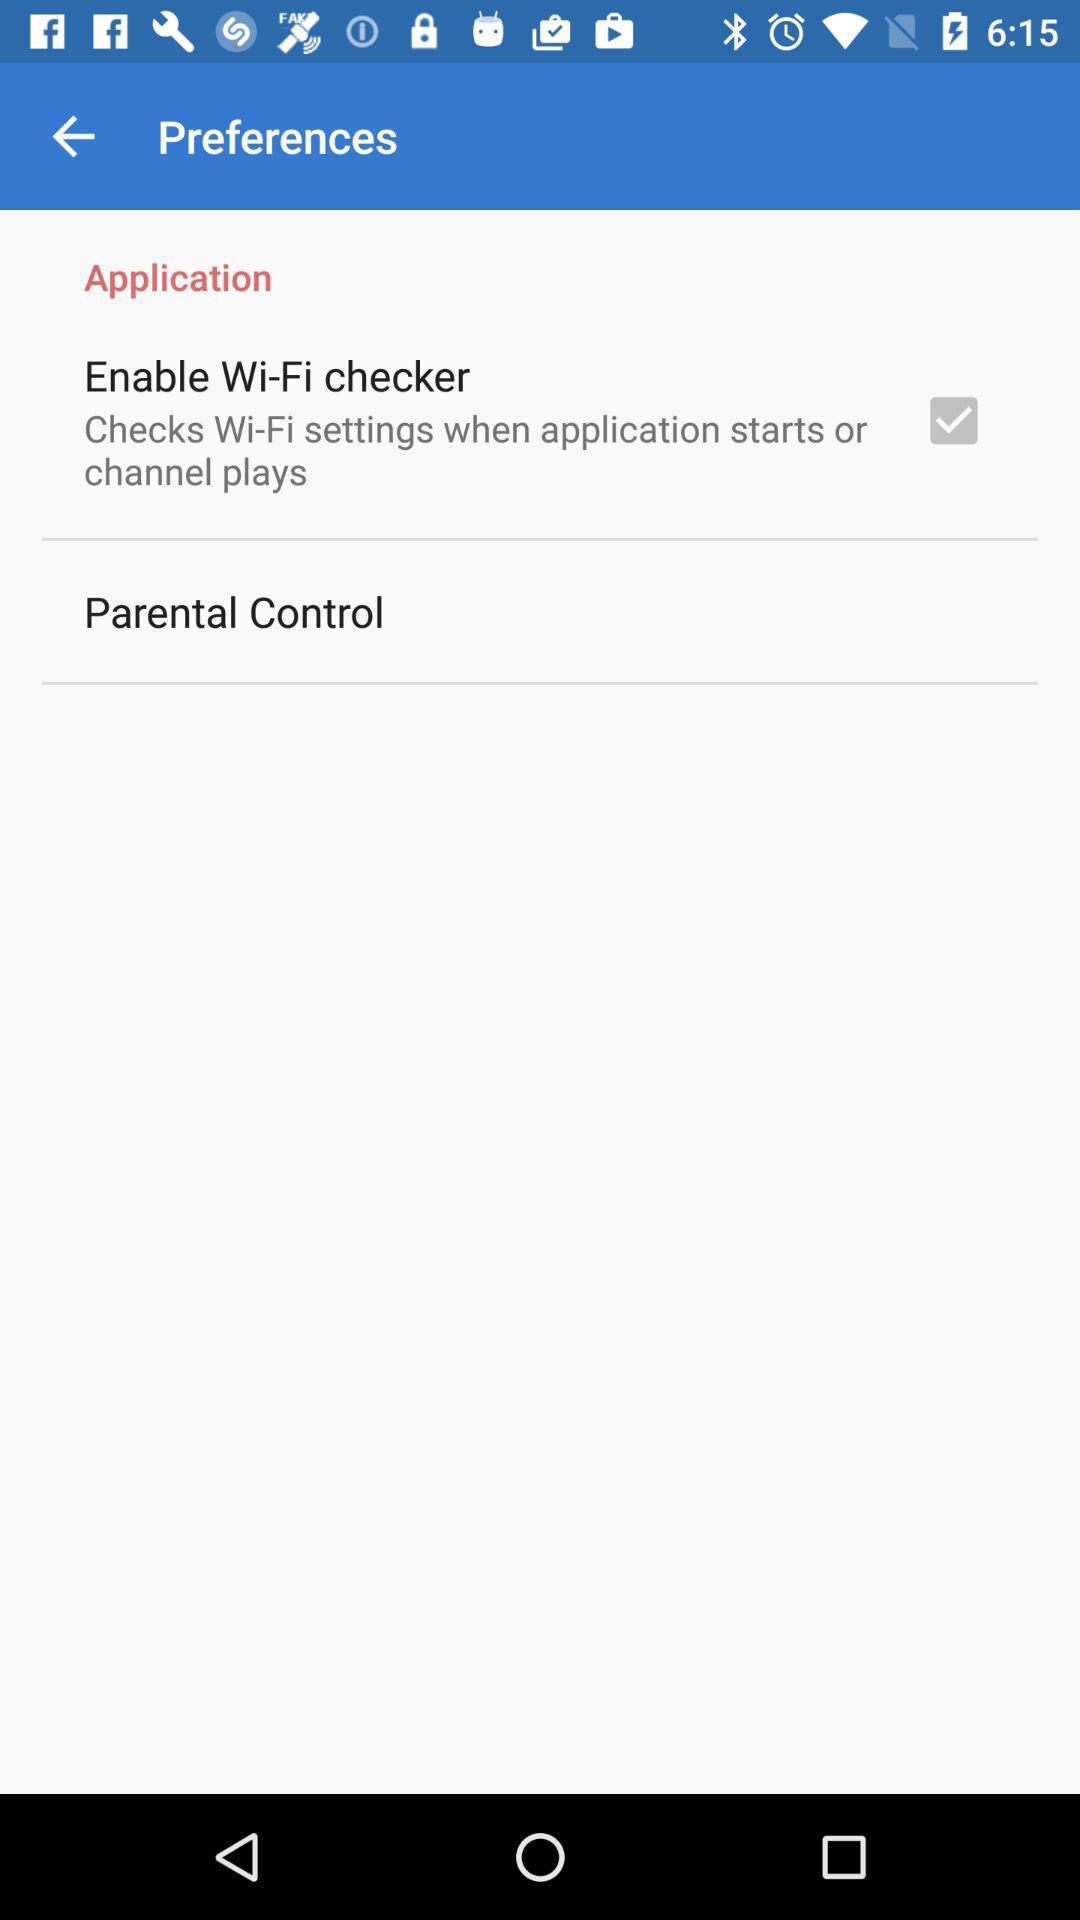 The height and width of the screenshot is (1920, 1080). What do you see at coordinates (72, 135) in the screenshot?
I see `the item to the left of the preferences app` at bounding box center [72, 135].